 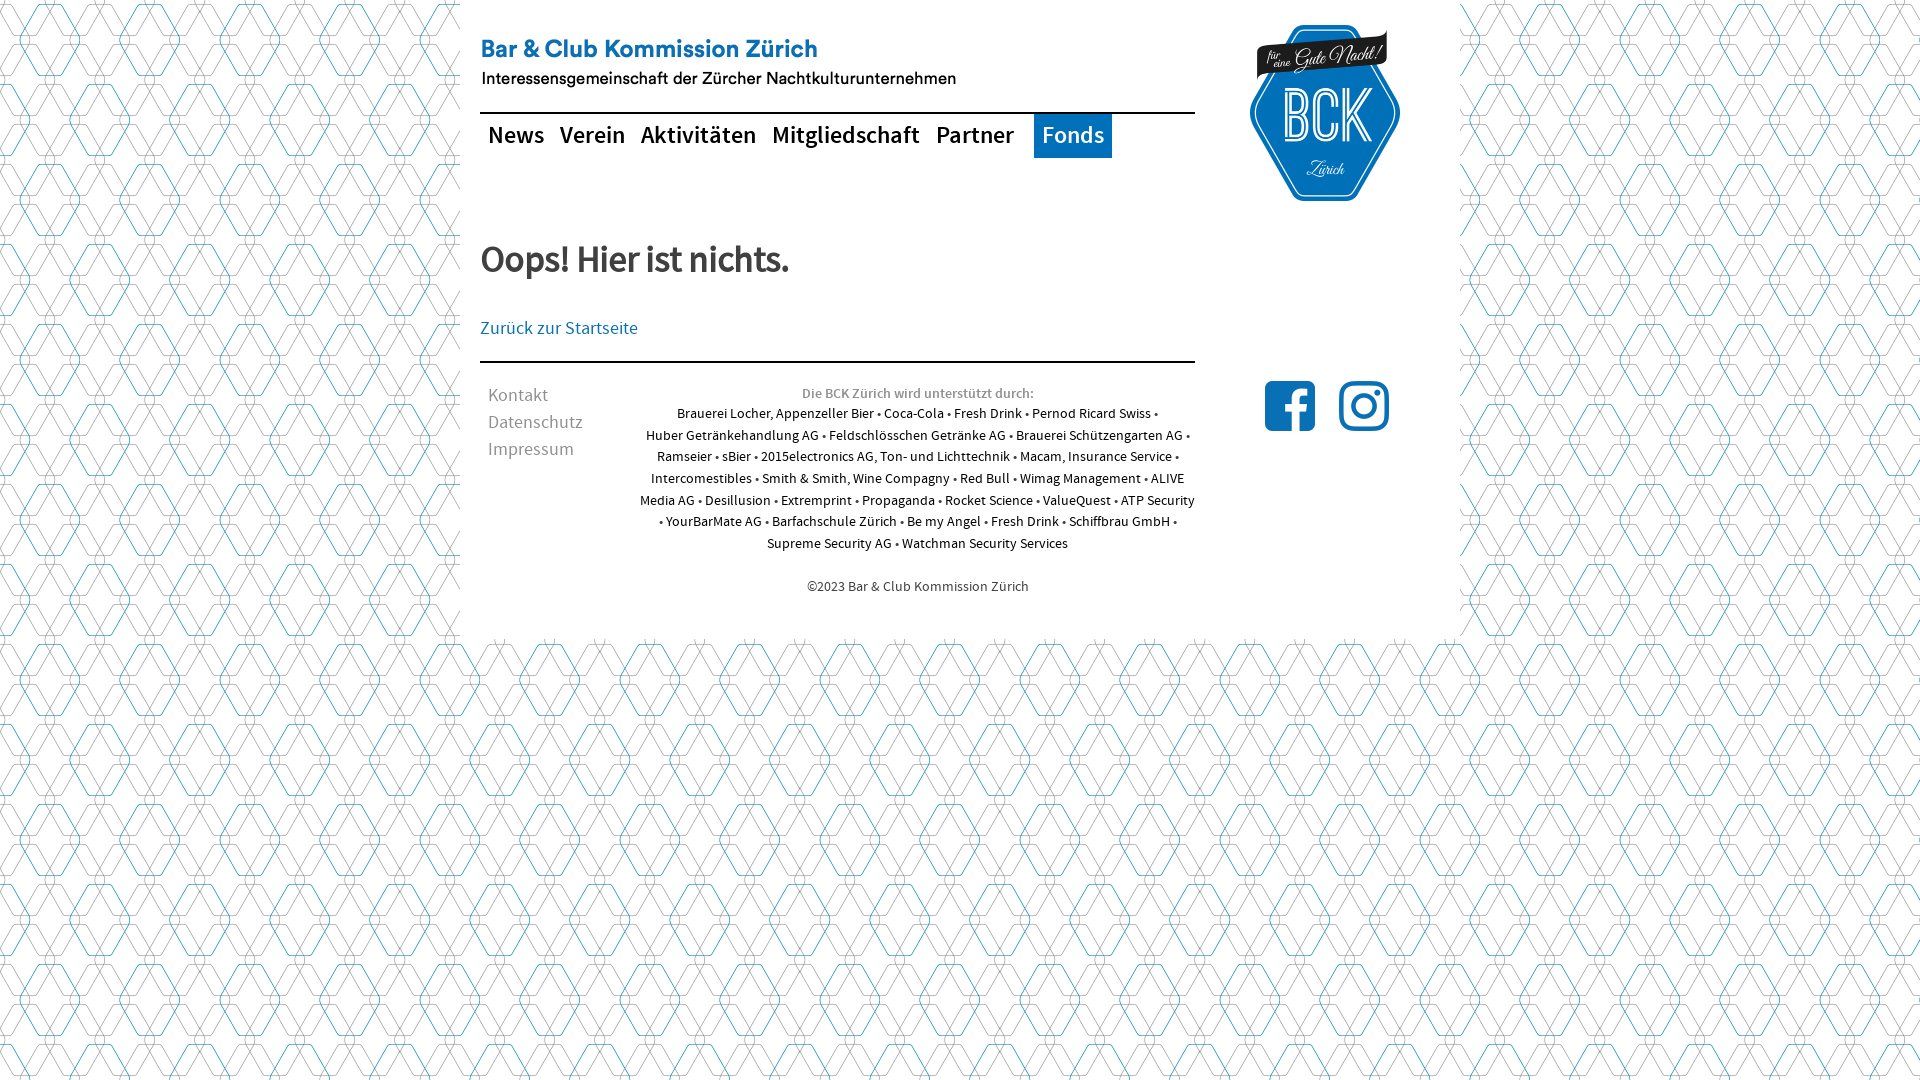 I want to click on 'News', so click(x=515, y=135).